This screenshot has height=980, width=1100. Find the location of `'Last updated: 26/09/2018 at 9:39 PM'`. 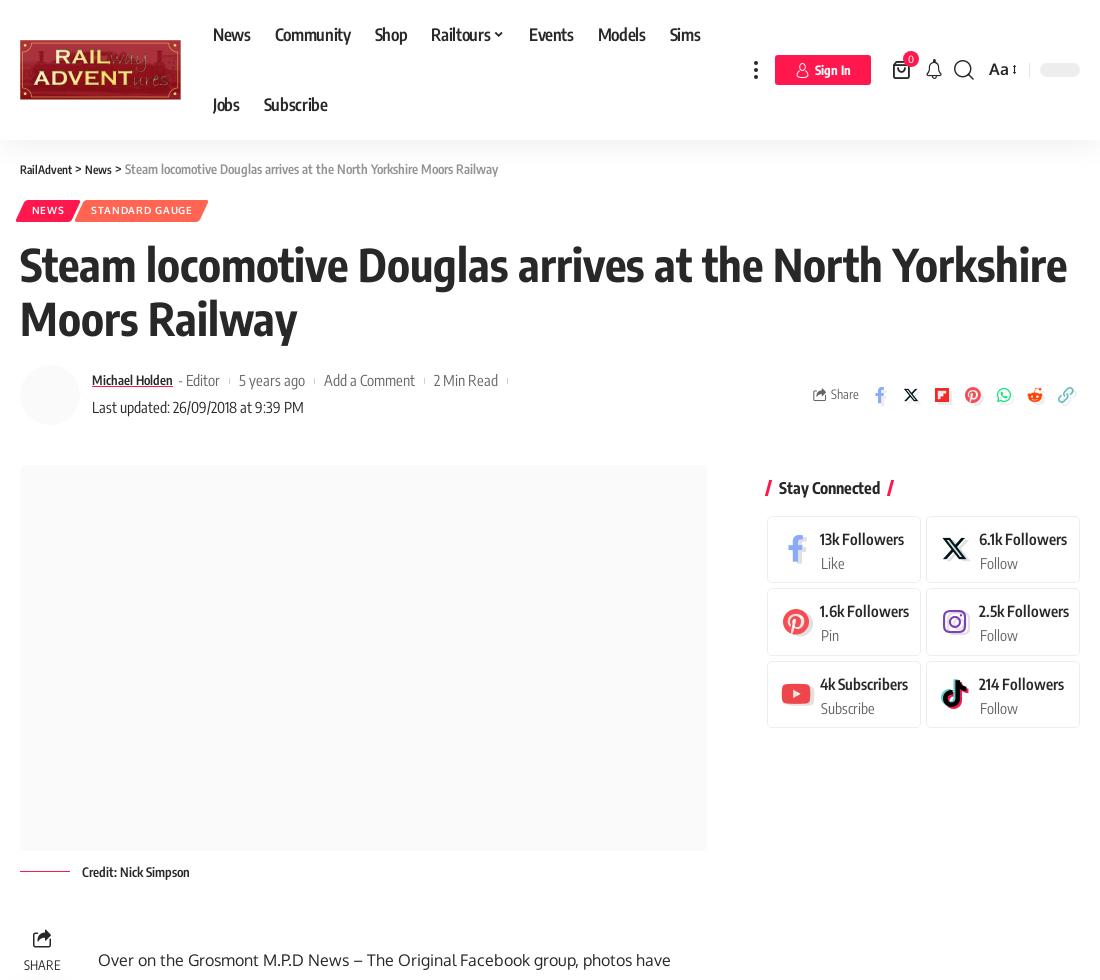

'Last updated: 26/09/2018 at 9:39 PM' is located at coordinates (91, 411).